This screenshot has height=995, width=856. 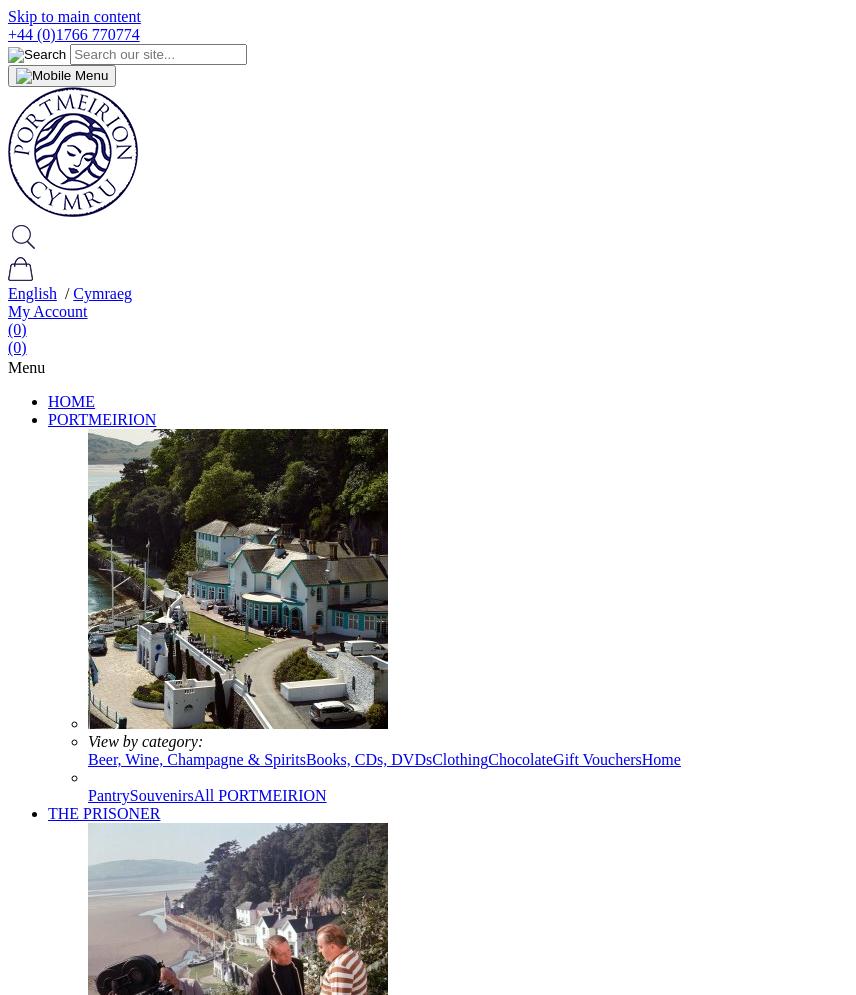 I want to click on 'Souvenirs', so click(x=161, y=795).